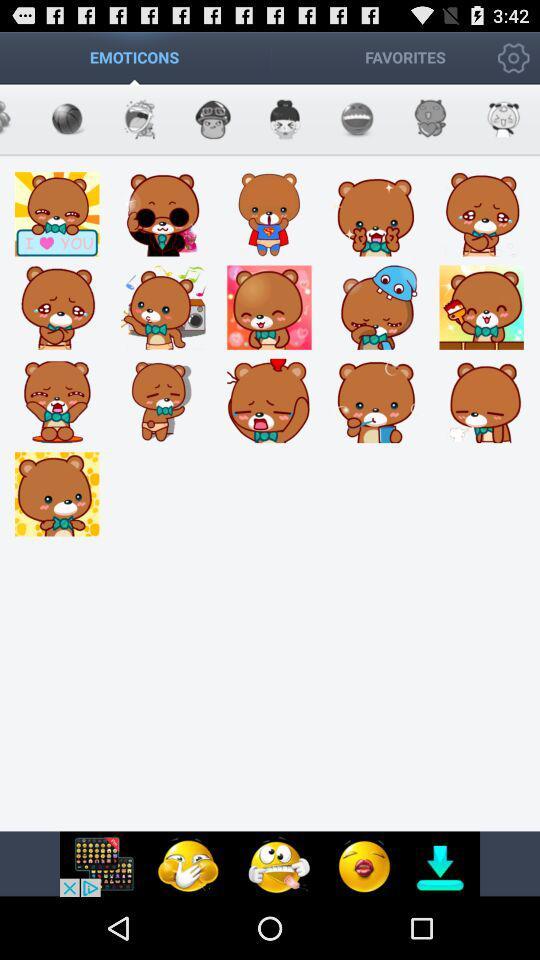  I want to click on the emoji icon, so click(357, 126).